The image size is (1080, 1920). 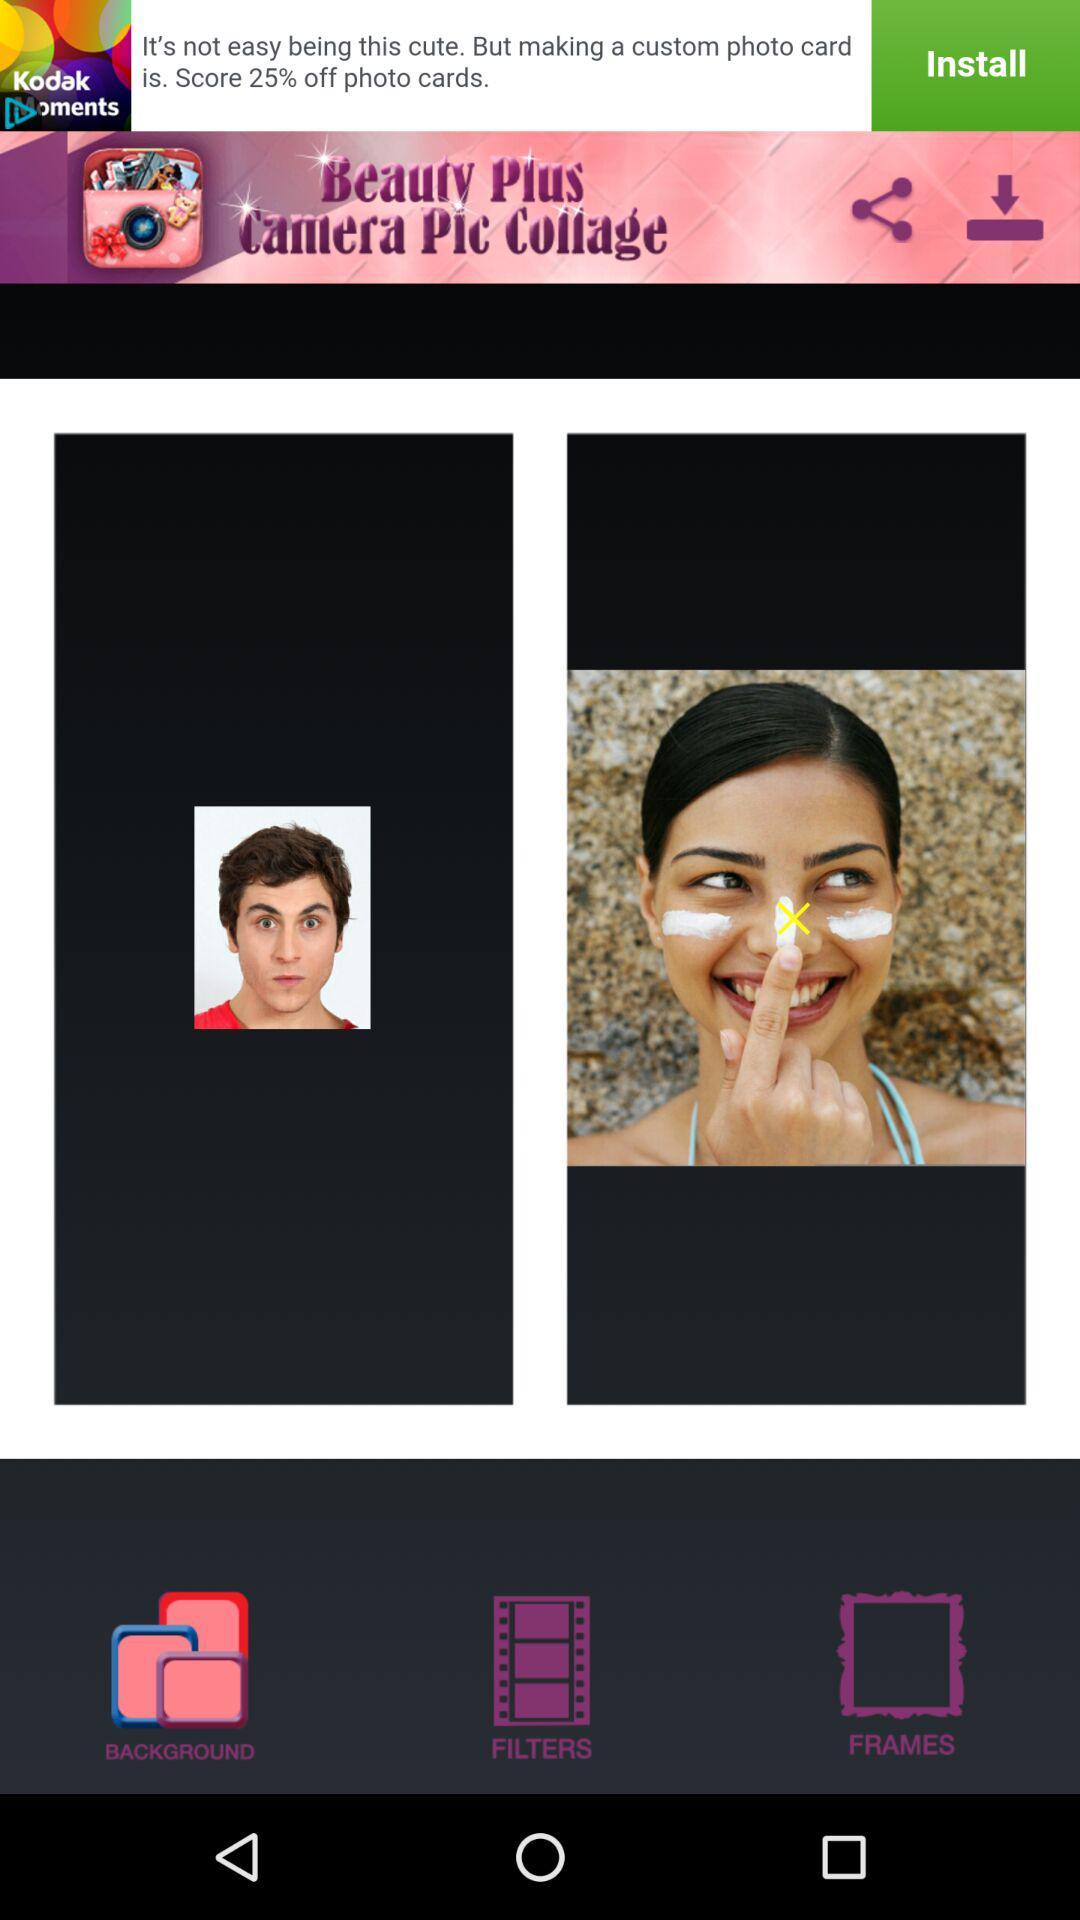 What do you see at coordinates (880, 221) in the screenshot?
I see `the share icon` at bounding box center [880, 221].